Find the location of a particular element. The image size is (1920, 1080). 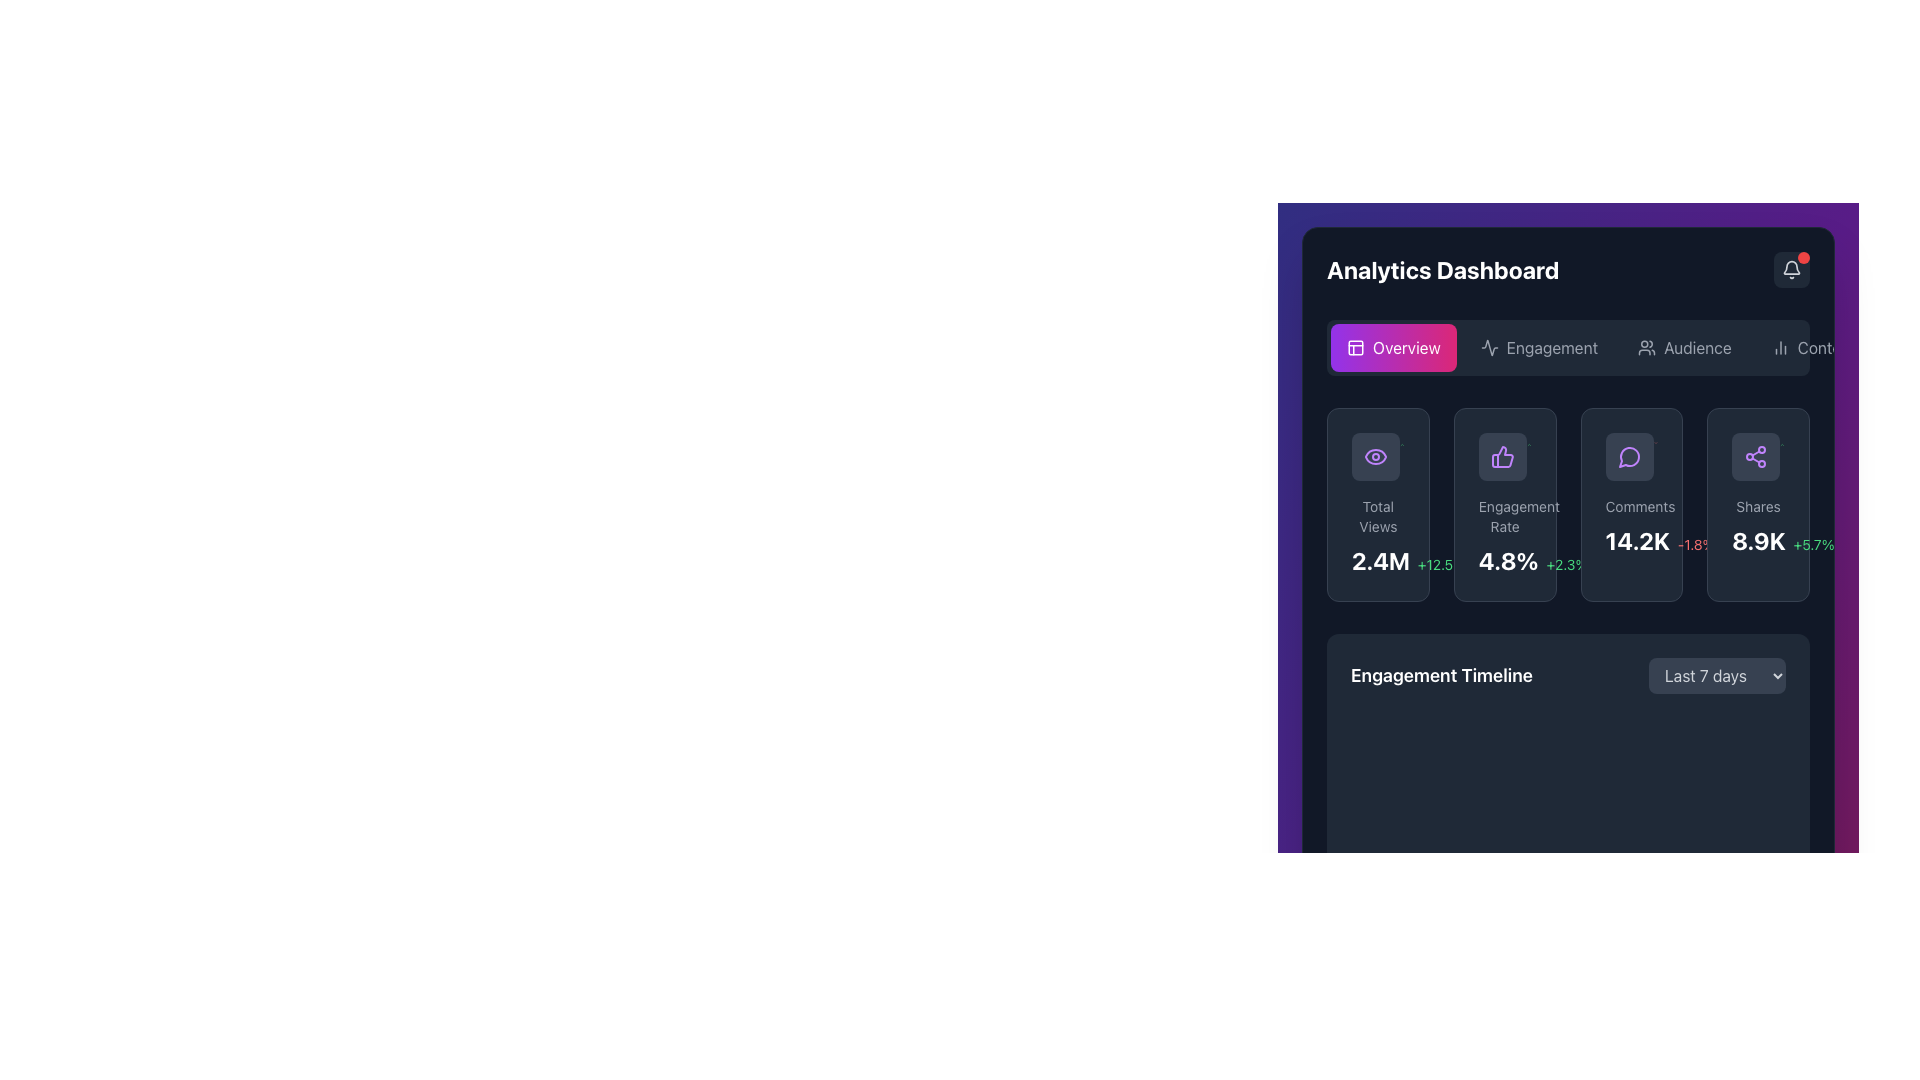

the dropdown button labeled 'Last 7 days' with a dark gray background and light gray text is located at coordinates (1716, 675).